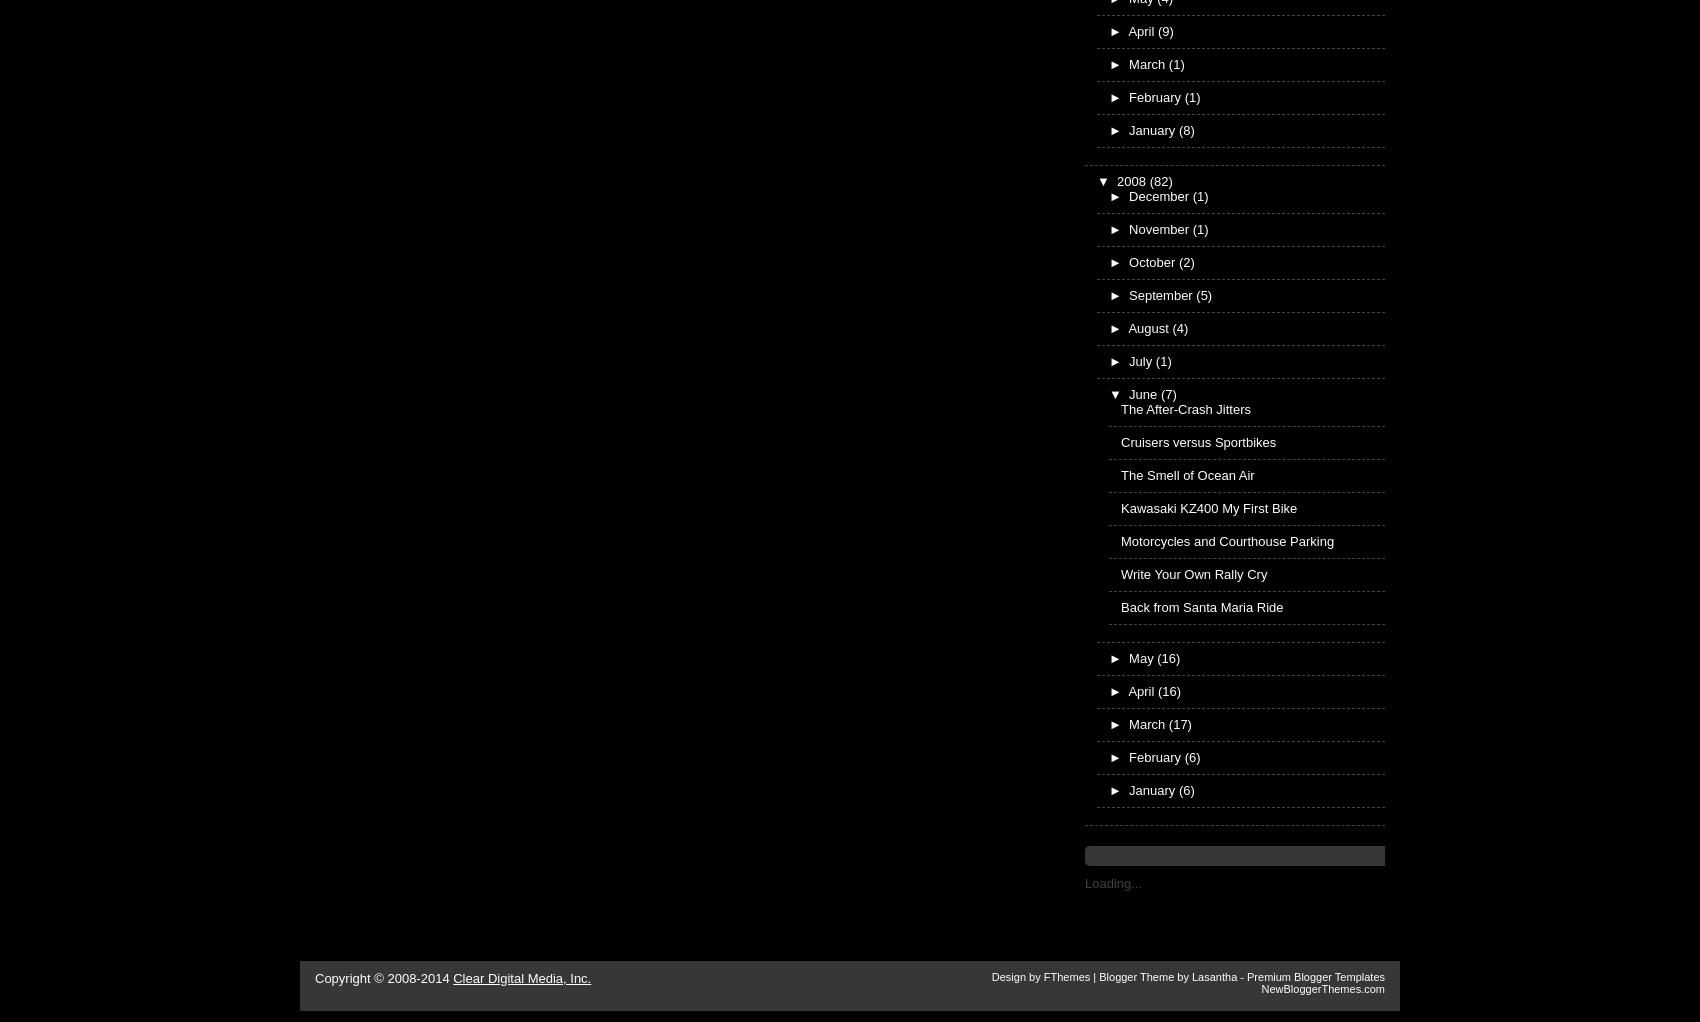 The width and height of the screenshot is (1700, 1022). What do you see at coordinates (315, 976) in the screenshot?
I see `'Copyright © 2008-2014'` at bounding box center [315, 976].